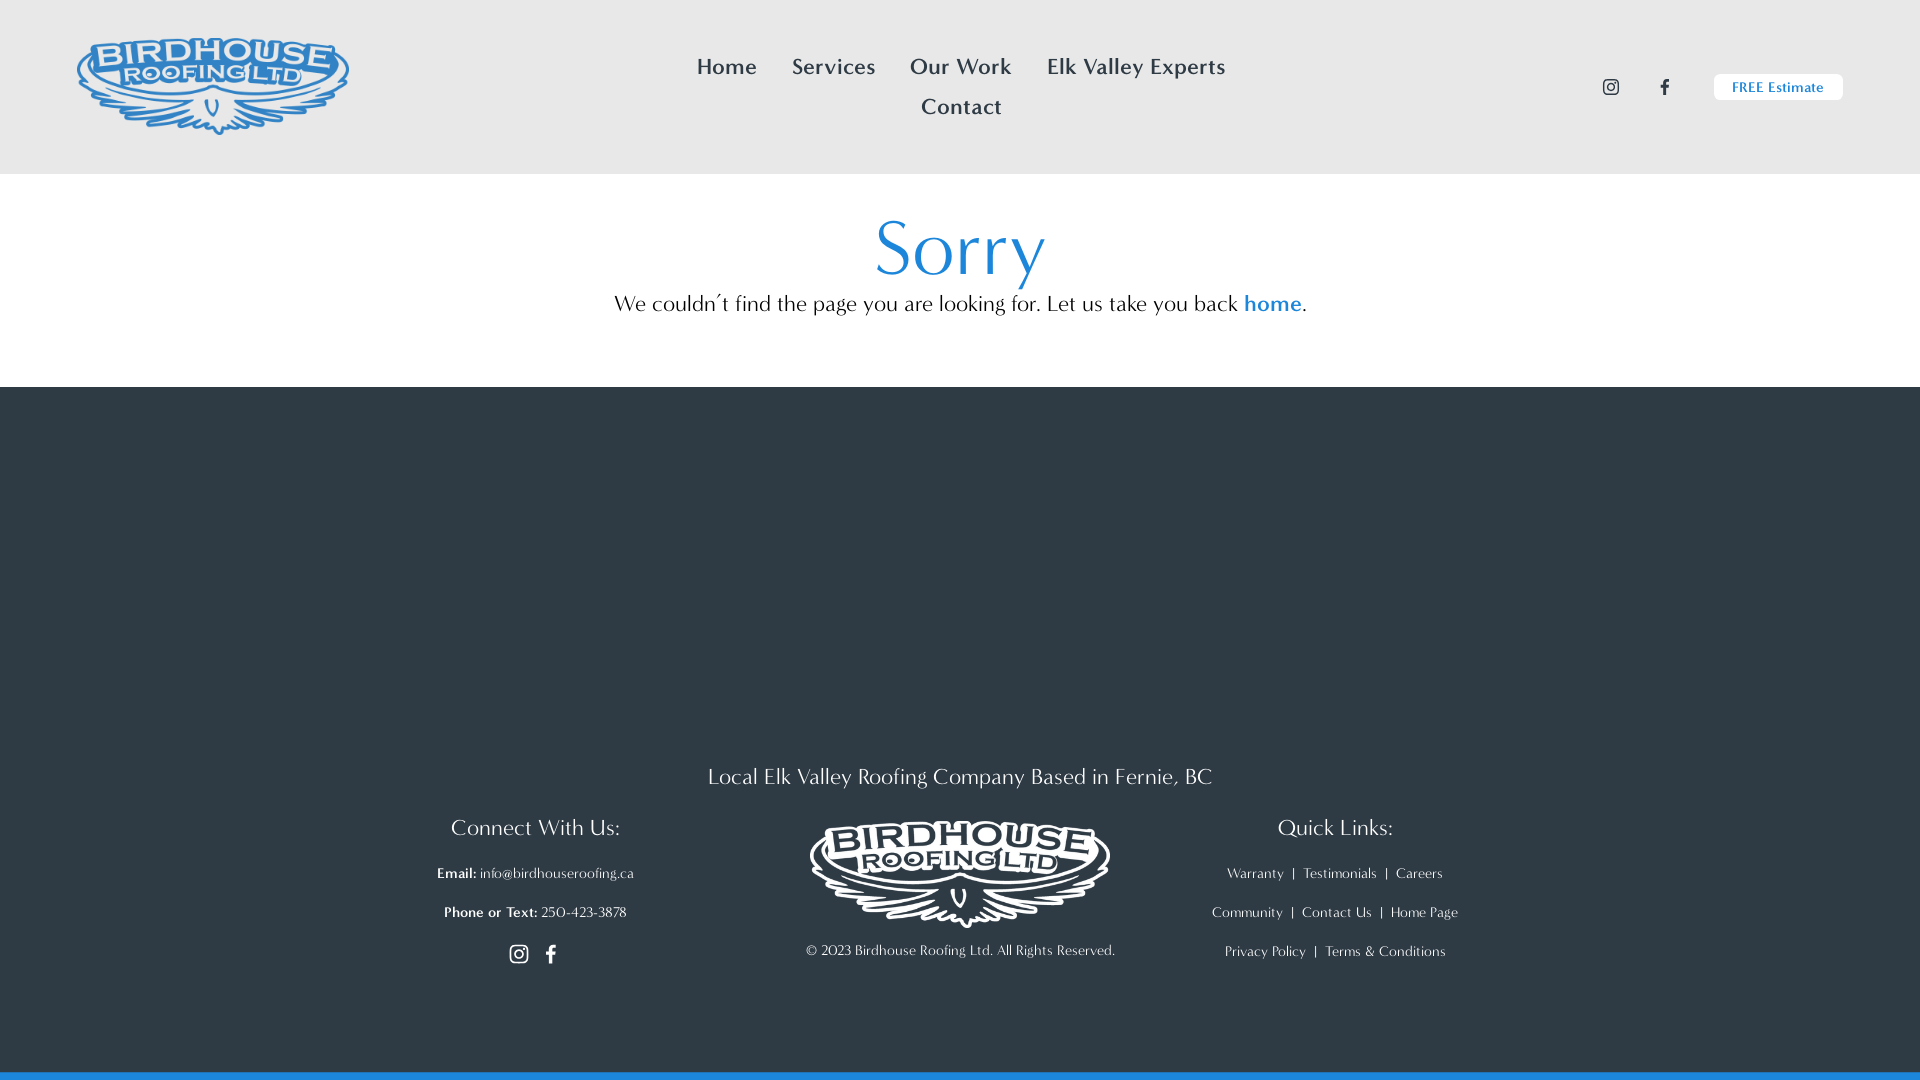 This screenshot has height=1080, width=1920. I want to click on 'Our Work', so click(909, 65).